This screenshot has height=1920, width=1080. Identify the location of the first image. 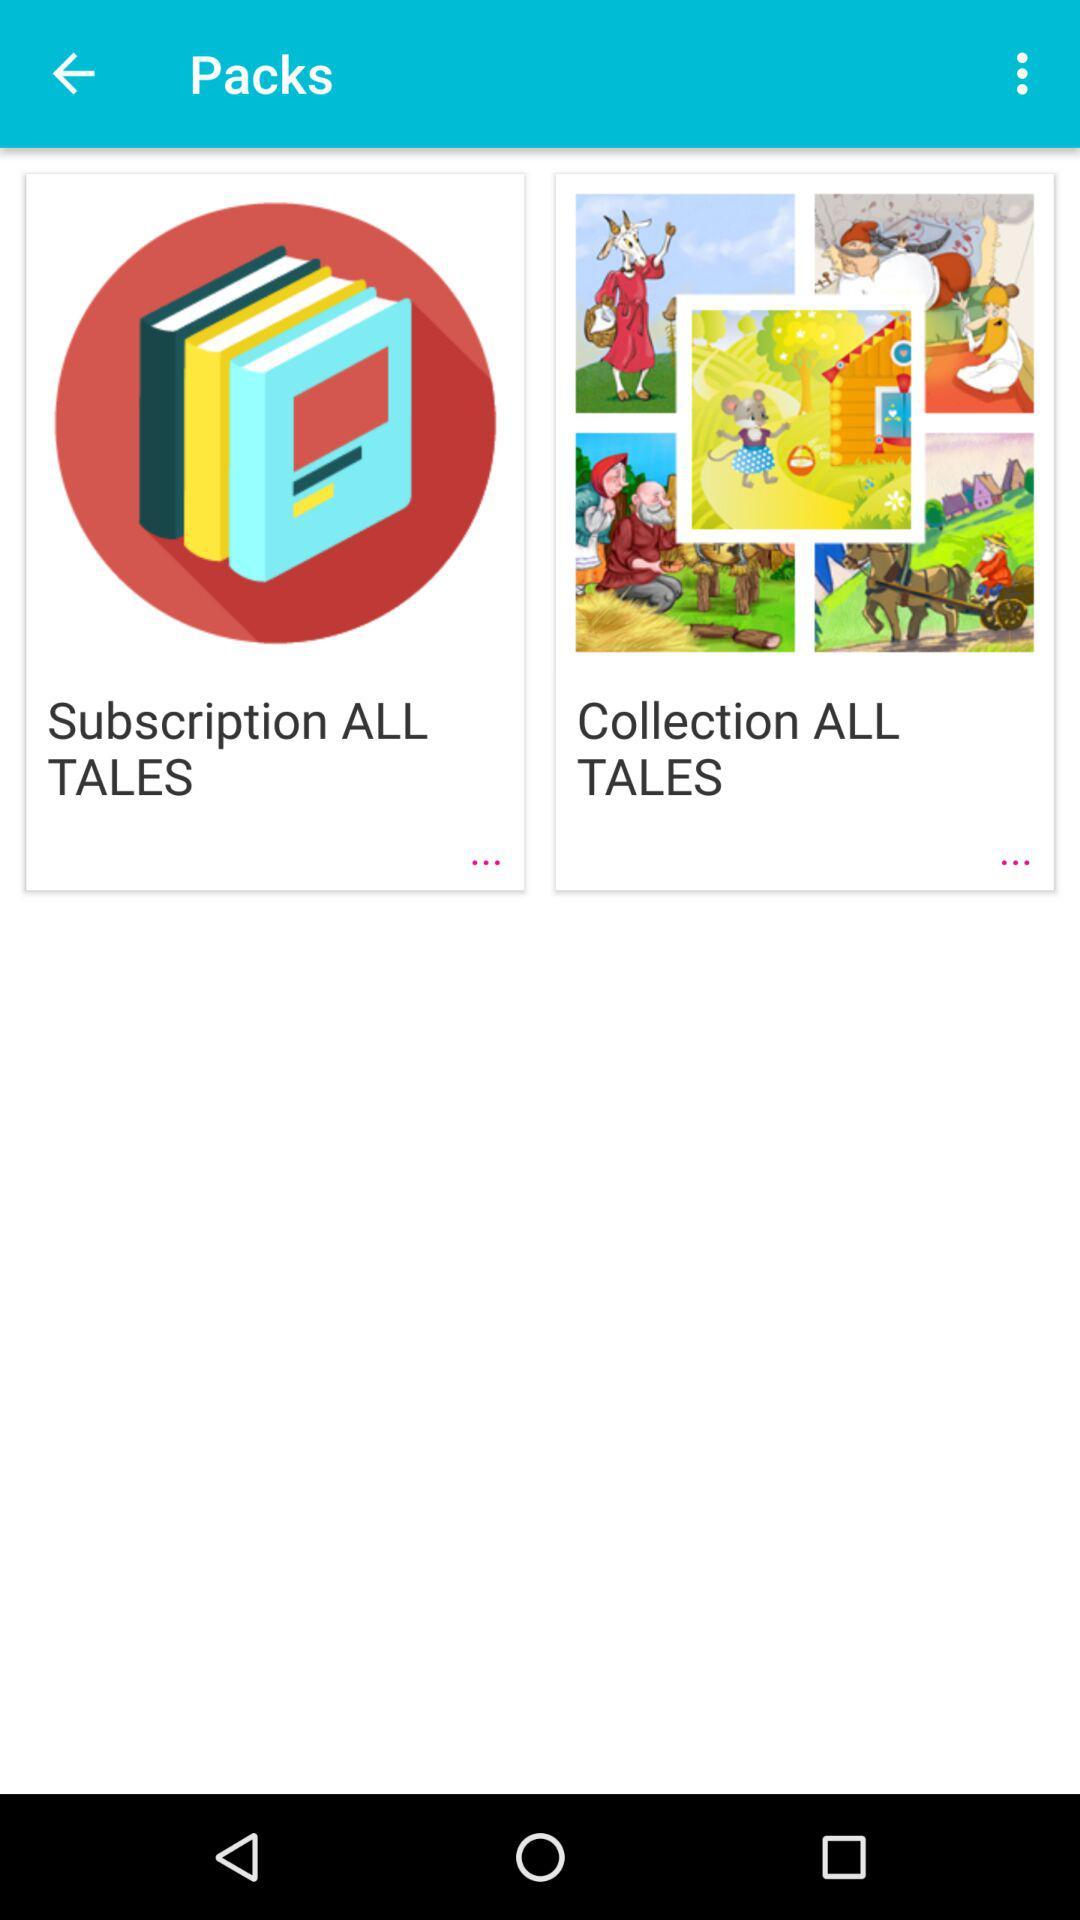
(274, 548).